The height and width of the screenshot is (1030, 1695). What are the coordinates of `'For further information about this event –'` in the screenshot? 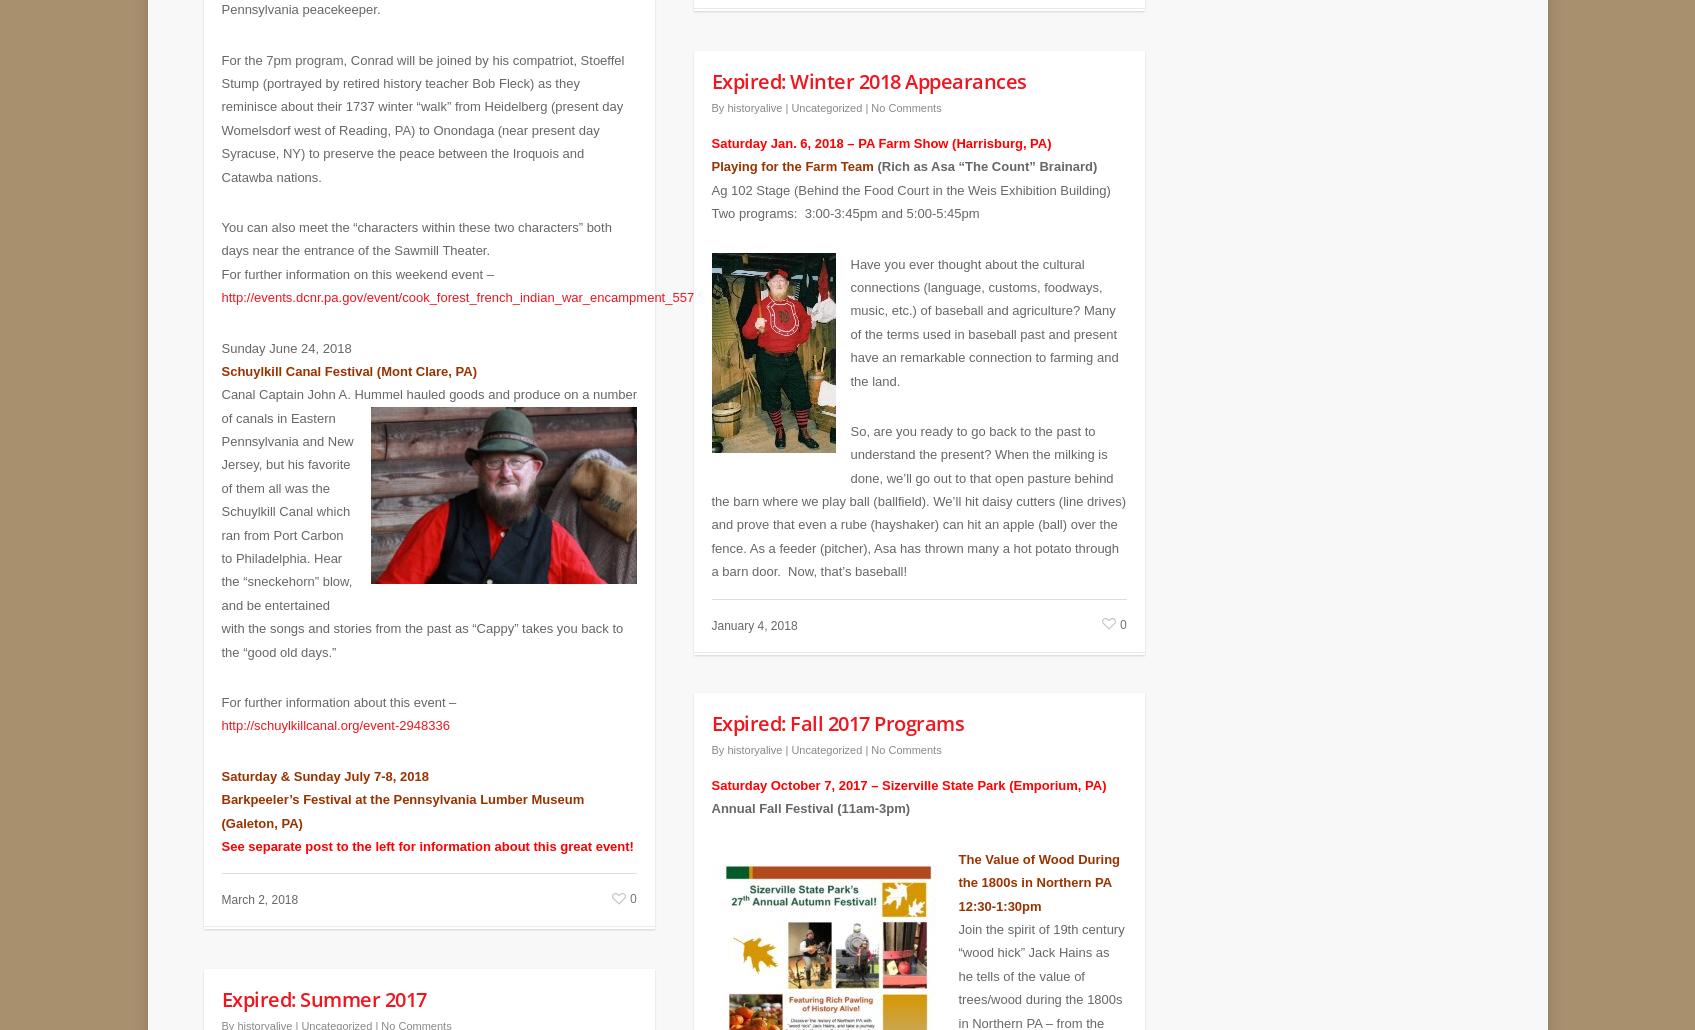 It's located at (337, 687).